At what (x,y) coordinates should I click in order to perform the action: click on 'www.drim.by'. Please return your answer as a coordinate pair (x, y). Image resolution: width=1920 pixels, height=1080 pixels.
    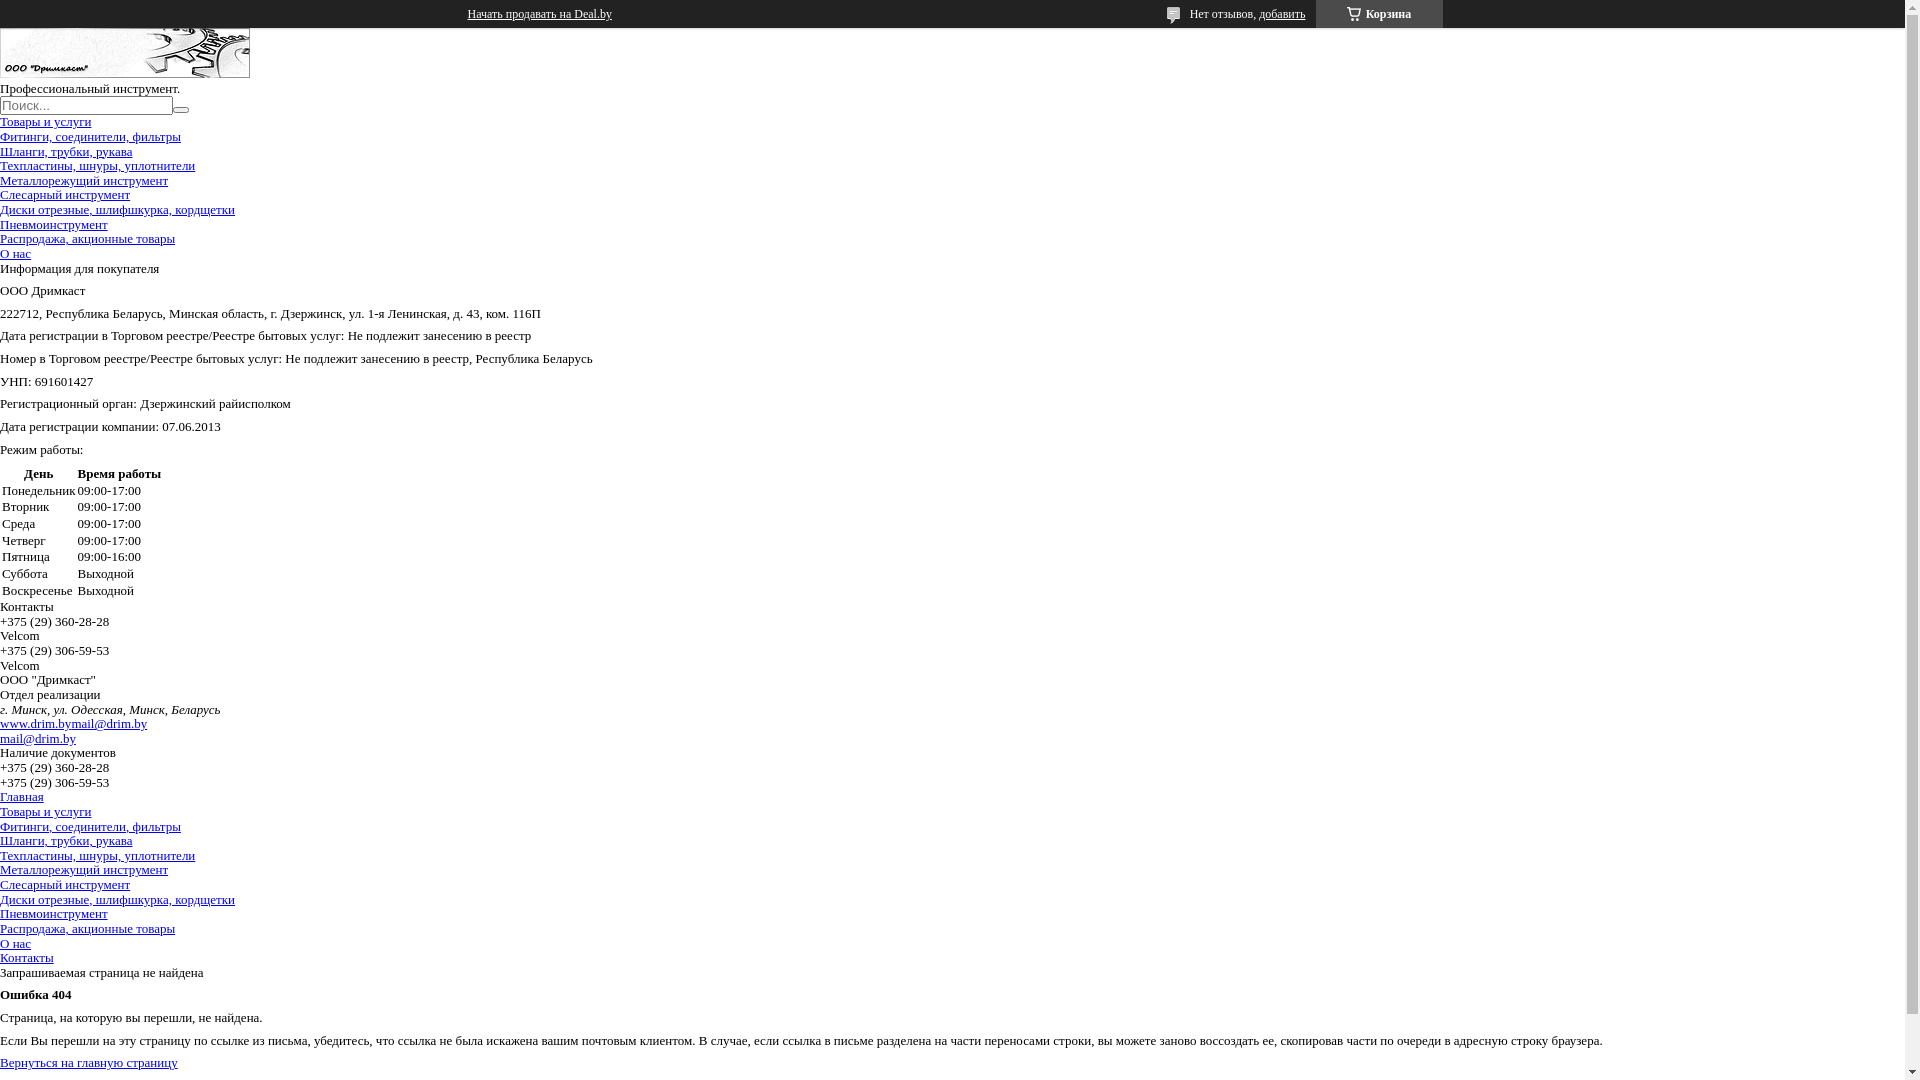
    Looking at the image, I should click on (35, 723).